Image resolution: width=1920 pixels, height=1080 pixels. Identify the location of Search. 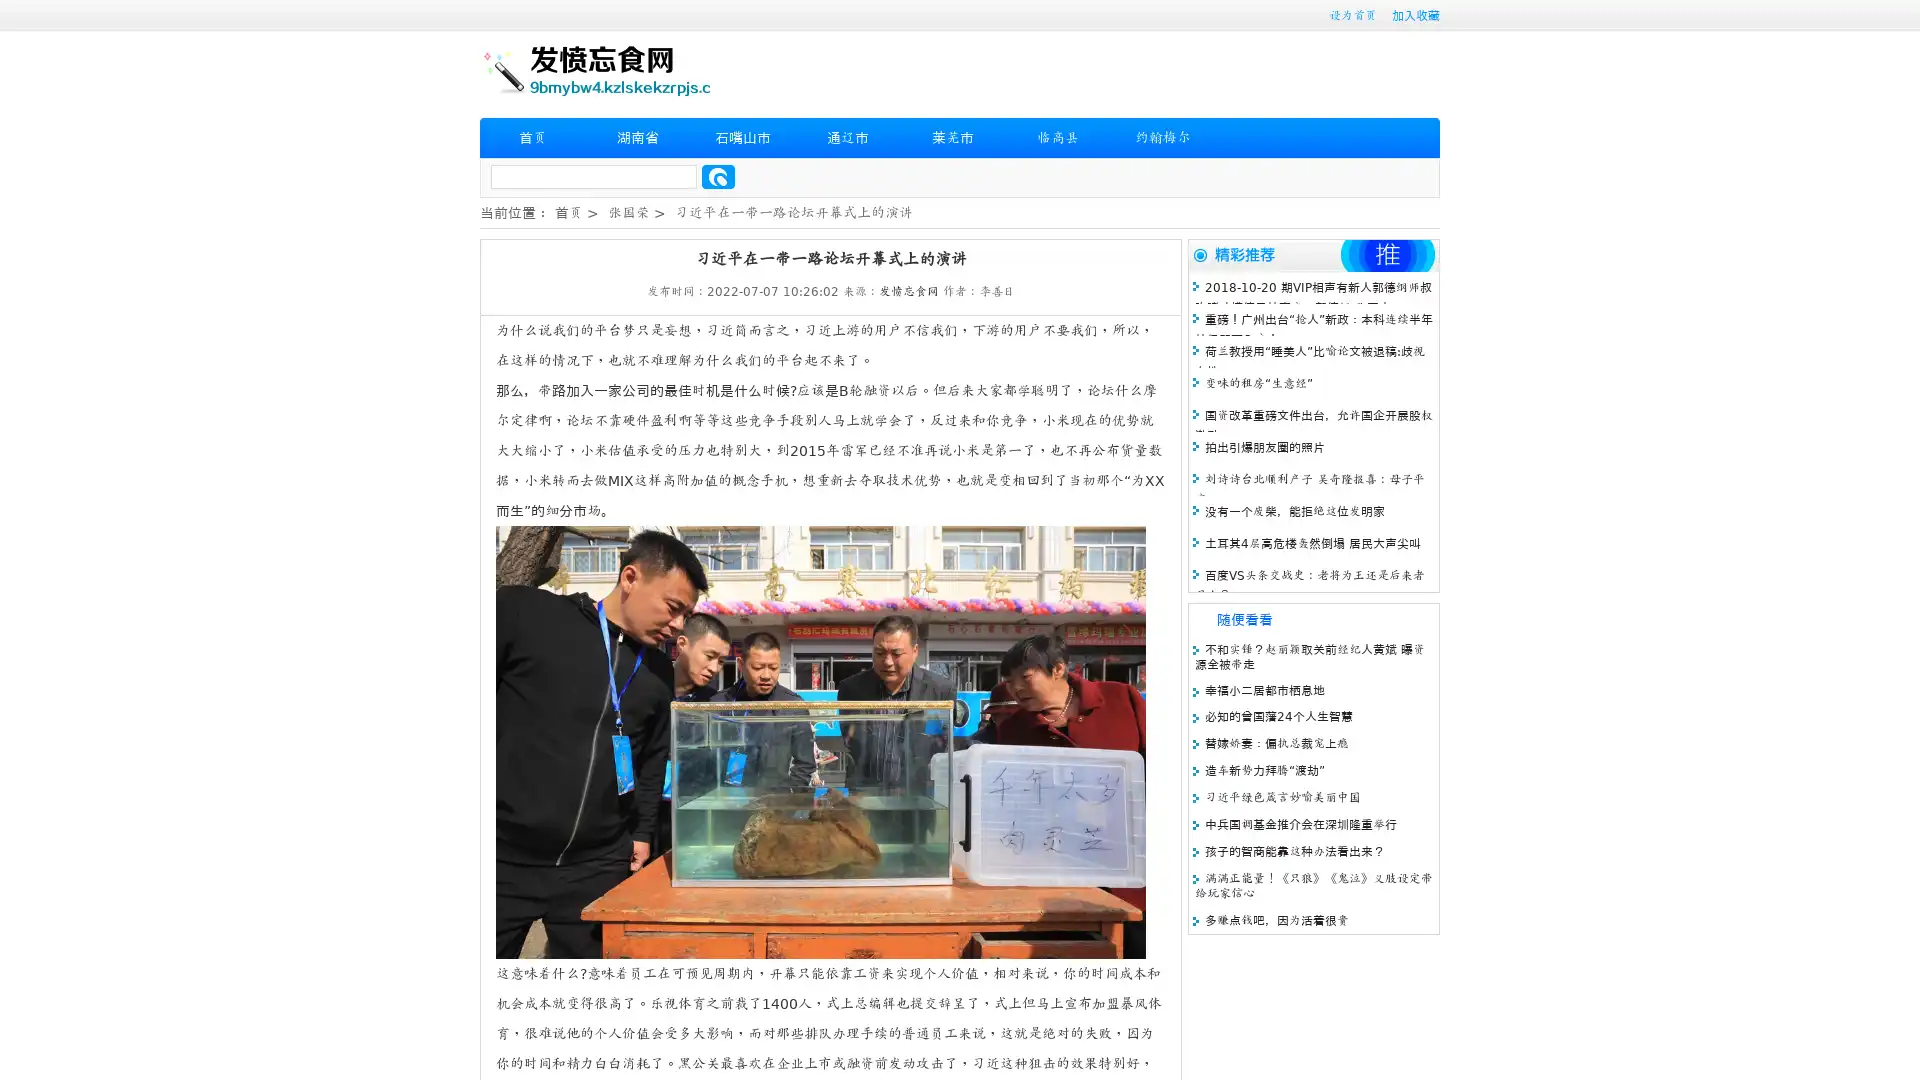
(718, 176).